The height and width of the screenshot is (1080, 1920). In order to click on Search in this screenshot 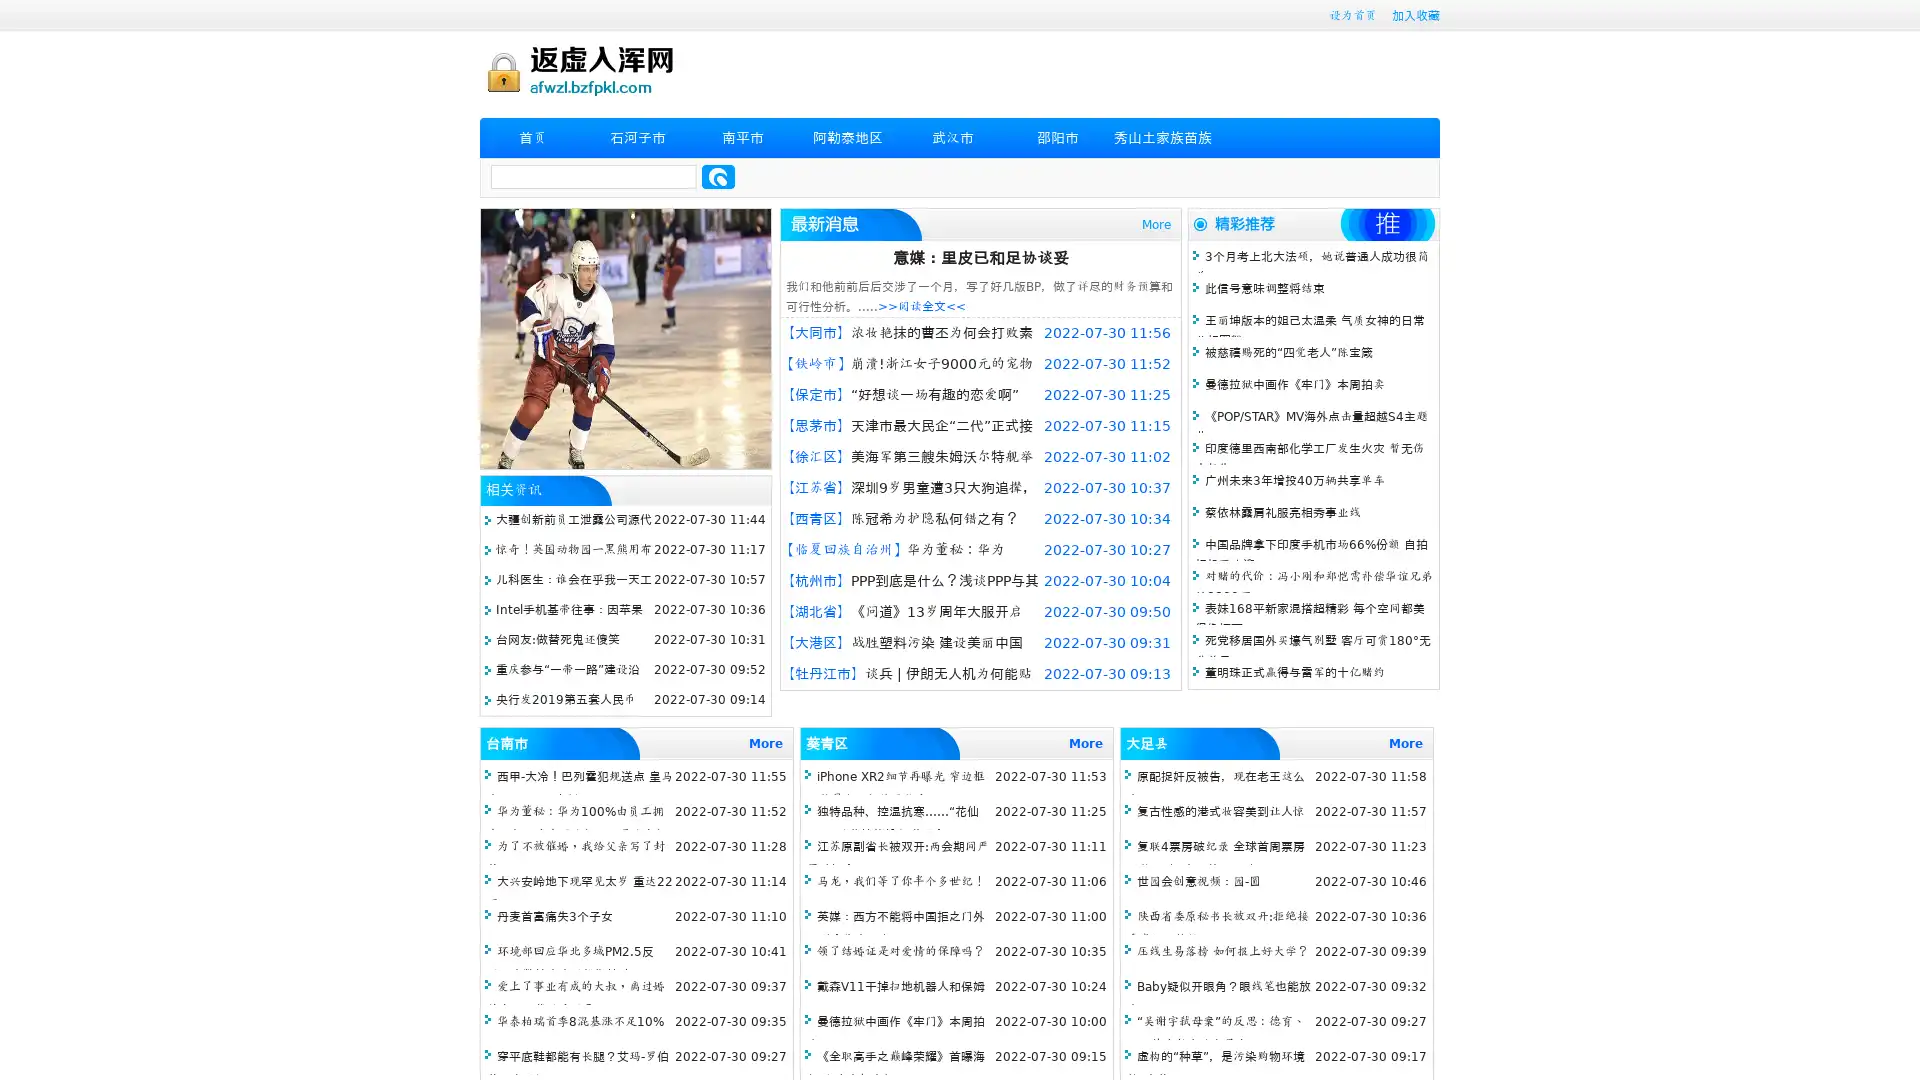, I will do `click(718, 176)`.